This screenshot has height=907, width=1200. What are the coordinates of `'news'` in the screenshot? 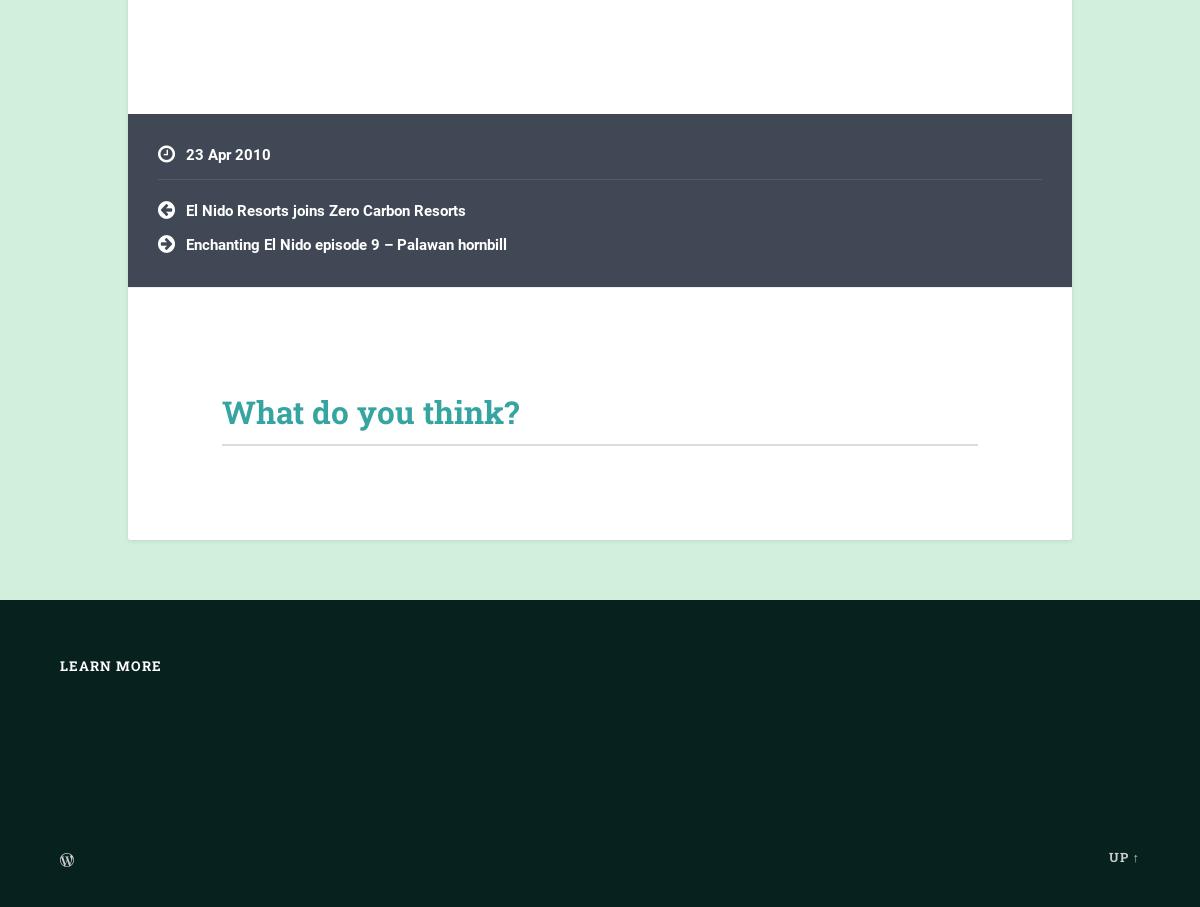 It's located at (202, 394).